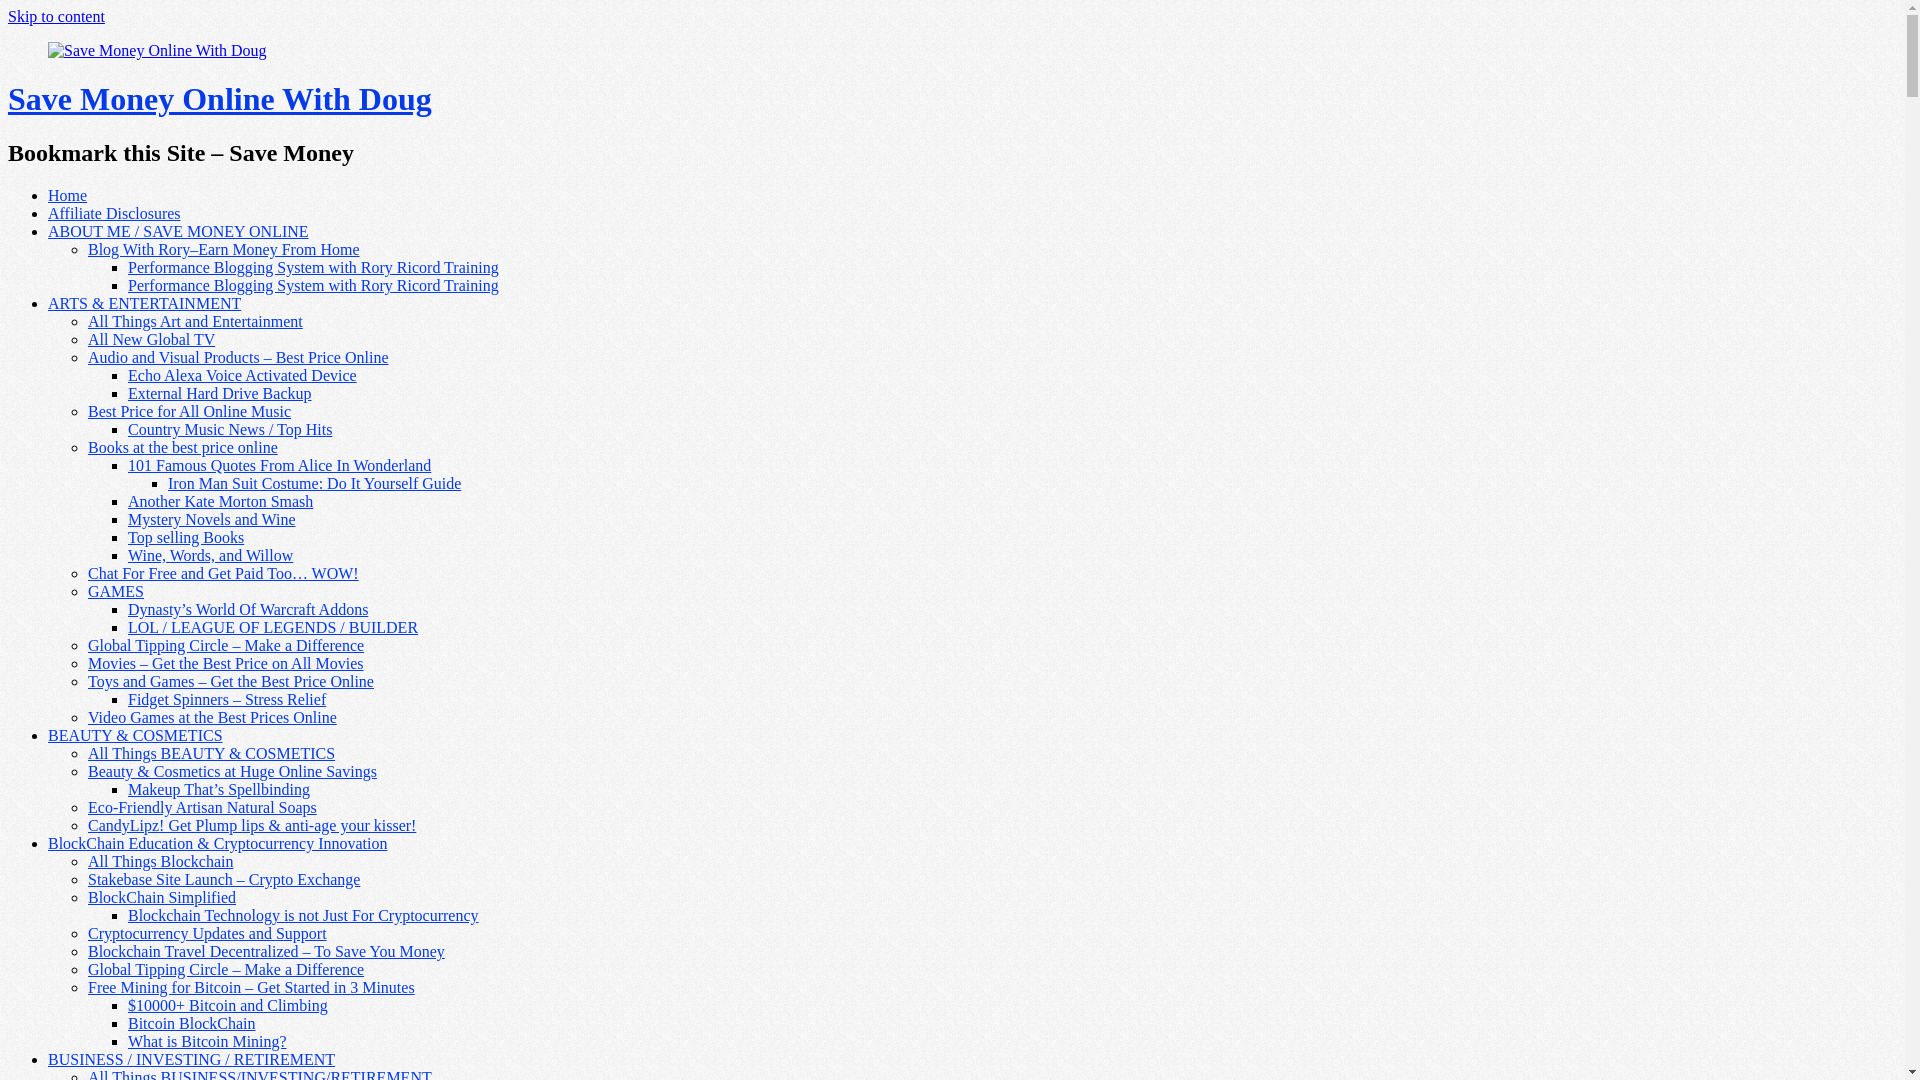  What do you see at coordinates (56, 16) in the screenshot?
I see `'Skip to content'` at bounding box center [56, 16].